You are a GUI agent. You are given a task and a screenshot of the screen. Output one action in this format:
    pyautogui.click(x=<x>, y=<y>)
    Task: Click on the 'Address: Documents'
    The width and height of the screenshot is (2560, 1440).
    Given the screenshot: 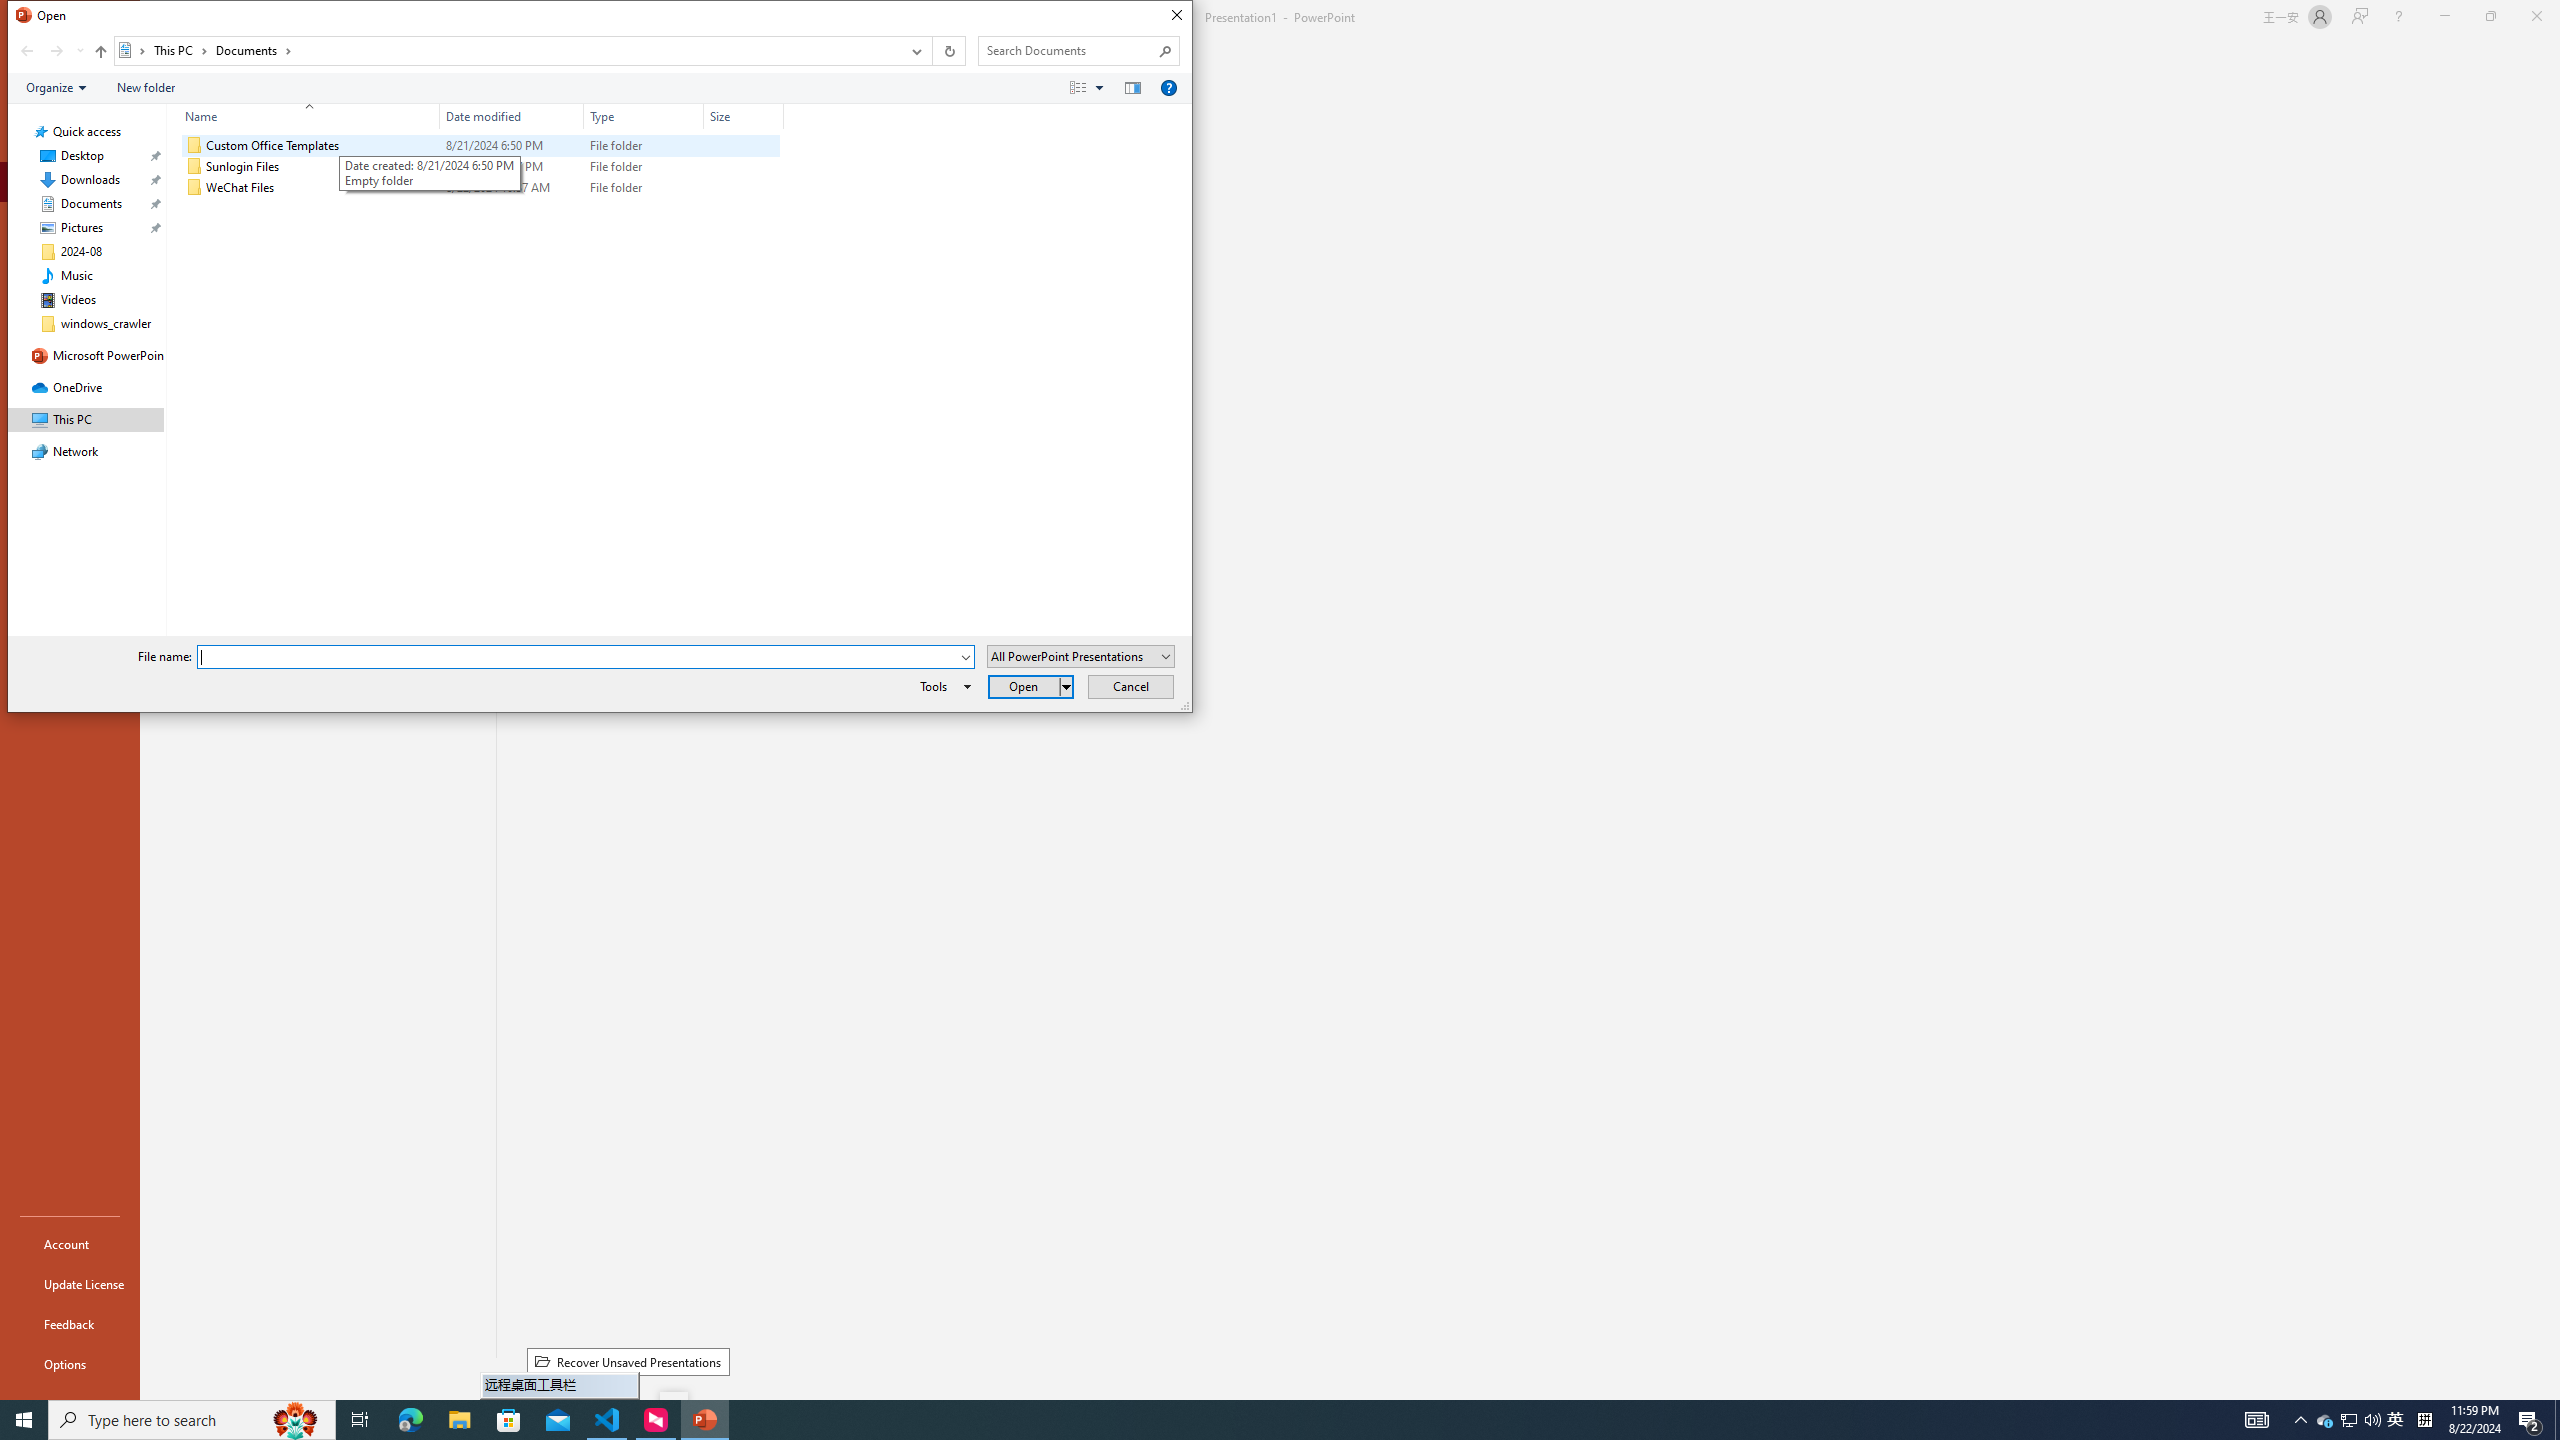 What is the action you would take?
    pyautogui.click(x=505, y=50)
    